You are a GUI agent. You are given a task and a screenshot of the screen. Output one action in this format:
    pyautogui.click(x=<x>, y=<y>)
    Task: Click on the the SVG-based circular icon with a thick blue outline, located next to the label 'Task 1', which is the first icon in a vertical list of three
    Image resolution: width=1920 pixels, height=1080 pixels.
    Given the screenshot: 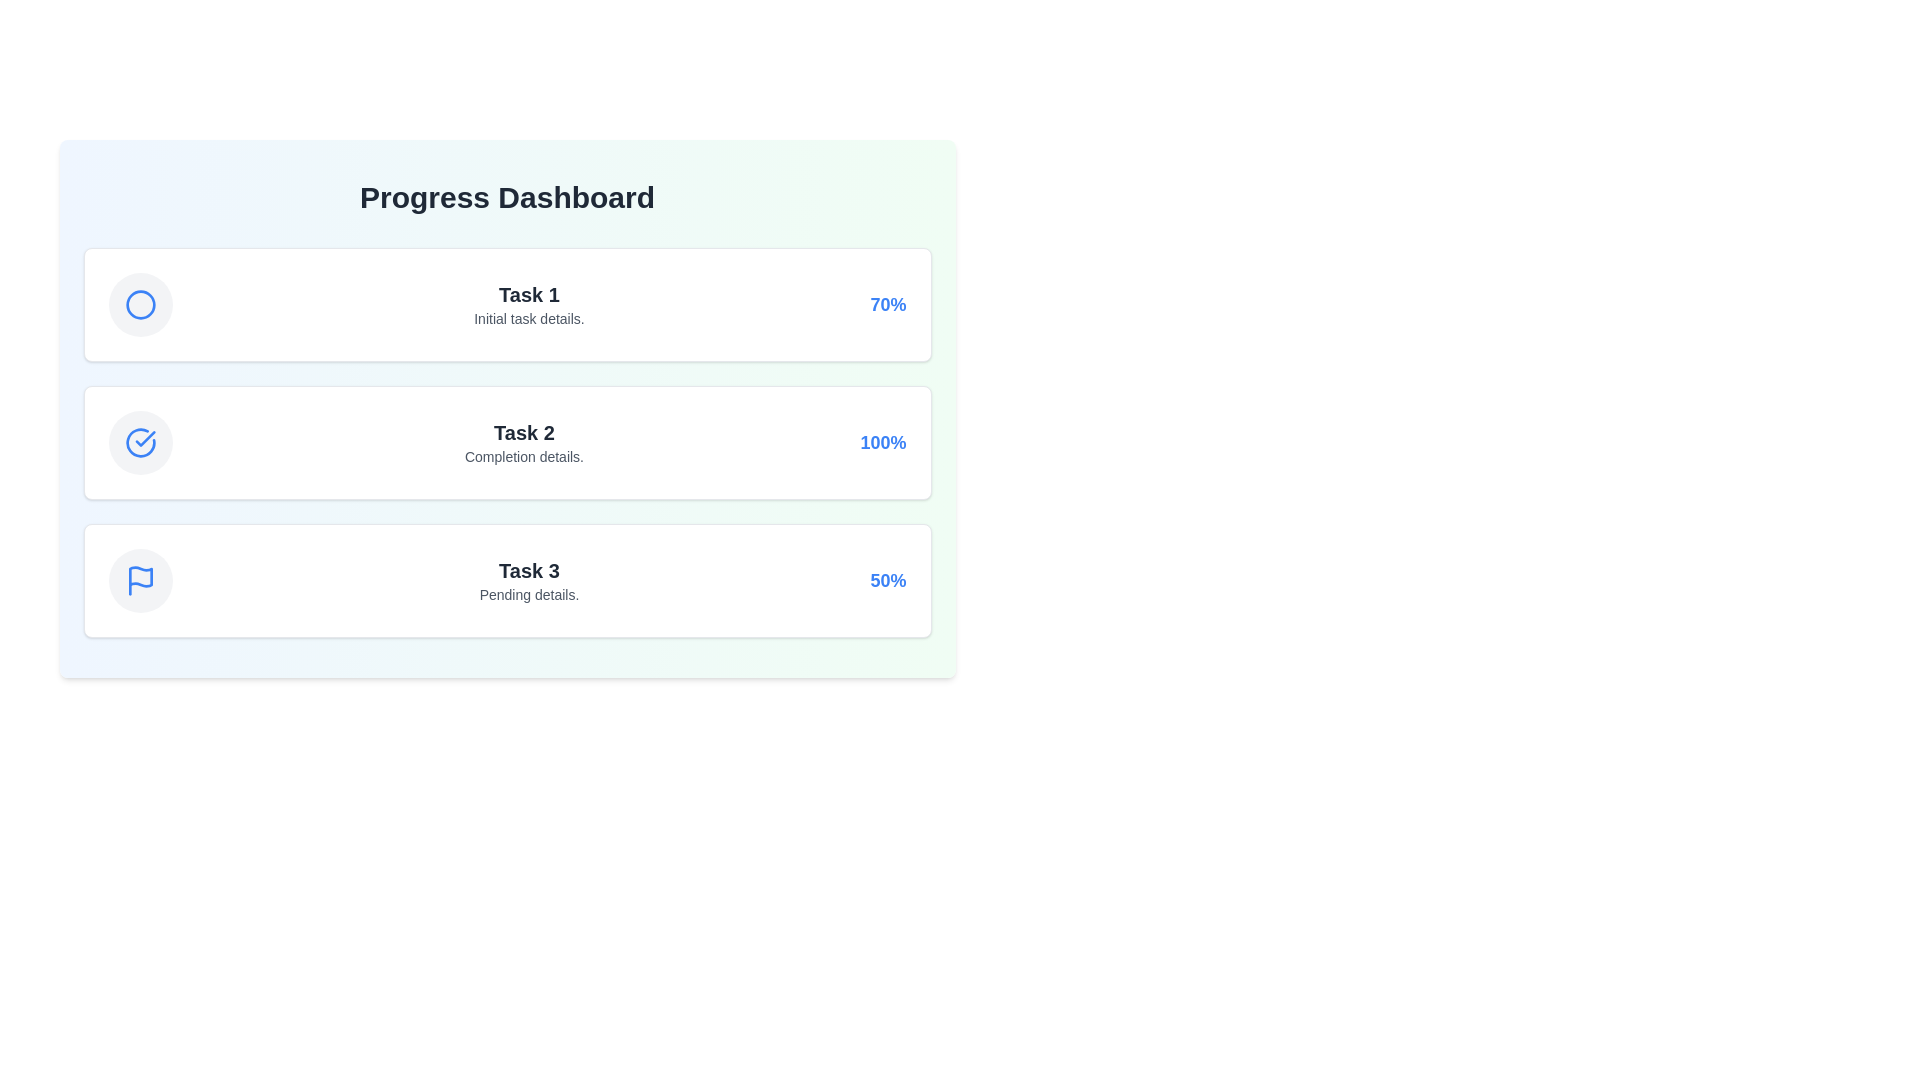 What is the action you would take?
    pyautogui.click(x=139, y=304)
    